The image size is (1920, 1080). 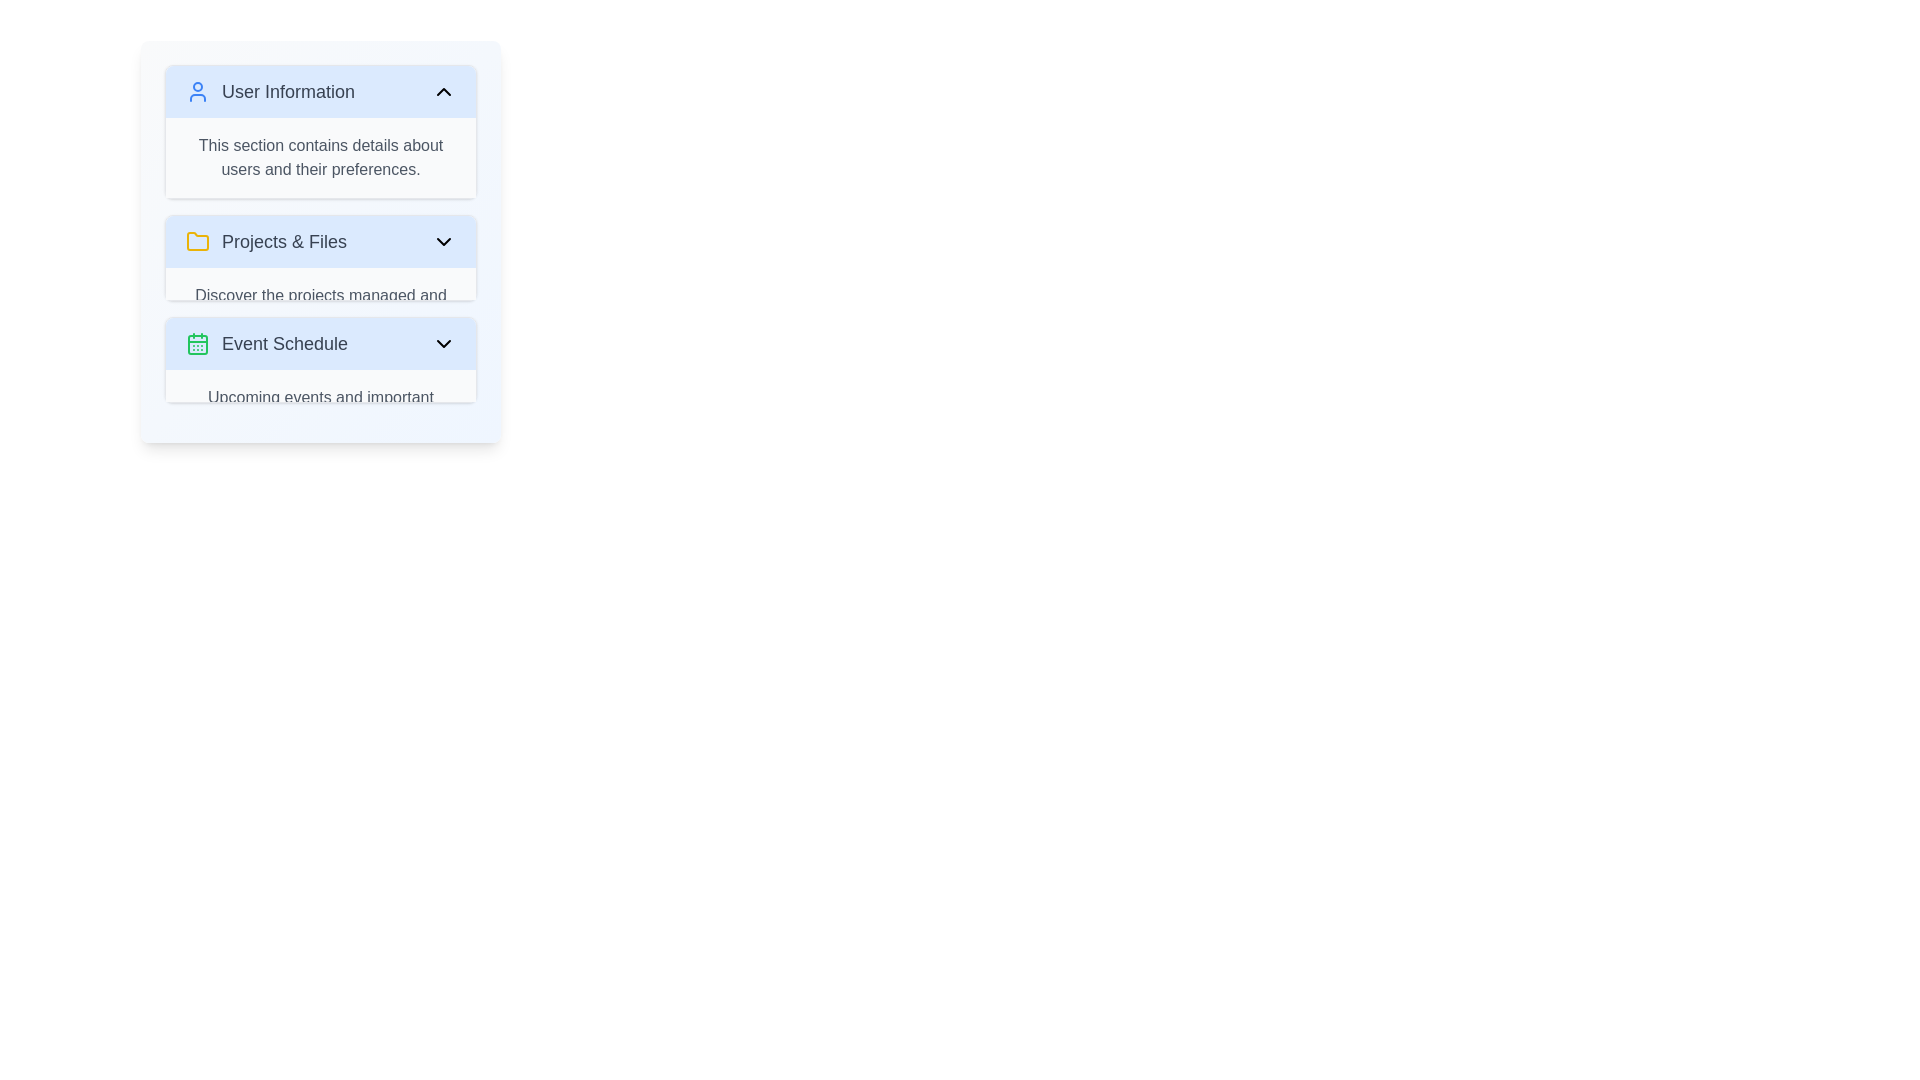 I want to click on the chevron icon for the 'User Information' section, so click(x=443, y=92).